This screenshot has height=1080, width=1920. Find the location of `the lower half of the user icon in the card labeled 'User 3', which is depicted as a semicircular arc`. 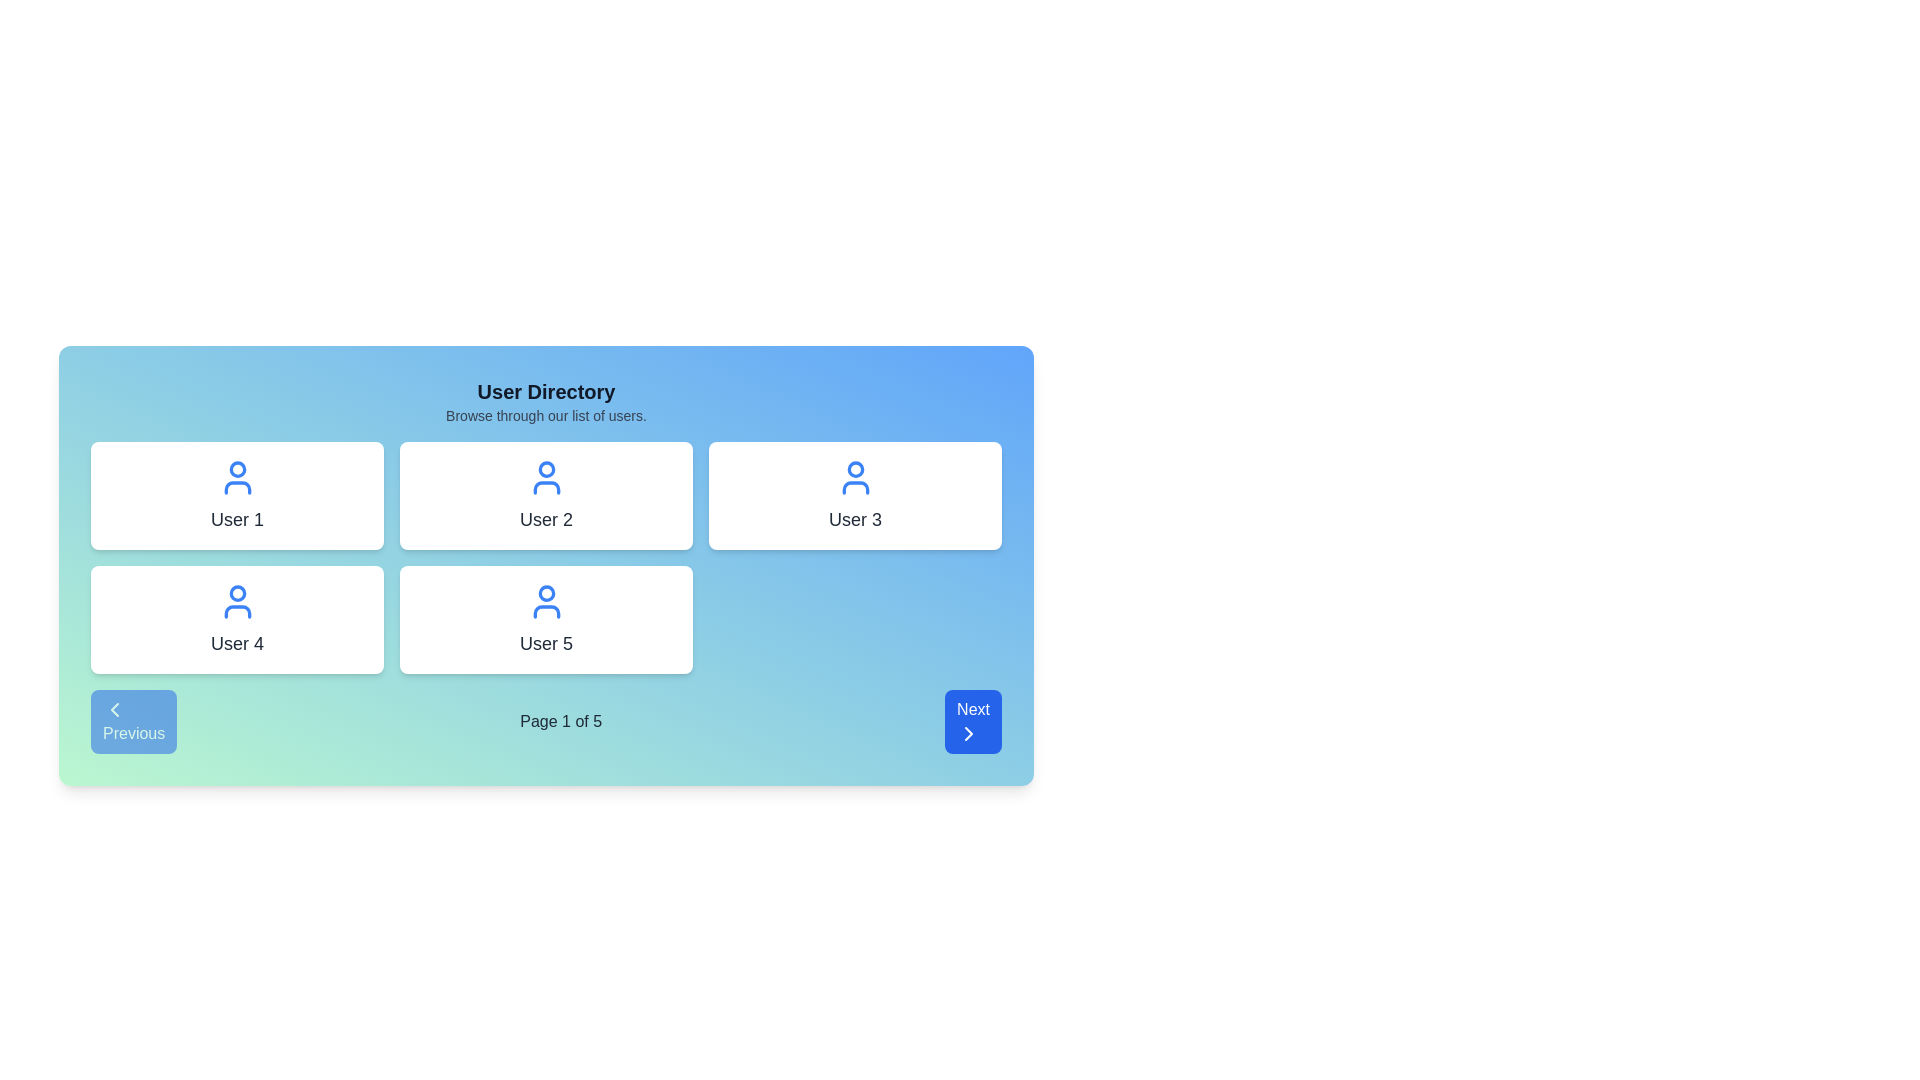

the lower half of the user icon in the card labeled 'User 3', which is depicted as a semicircular arc is located at coordinates (855, 488).